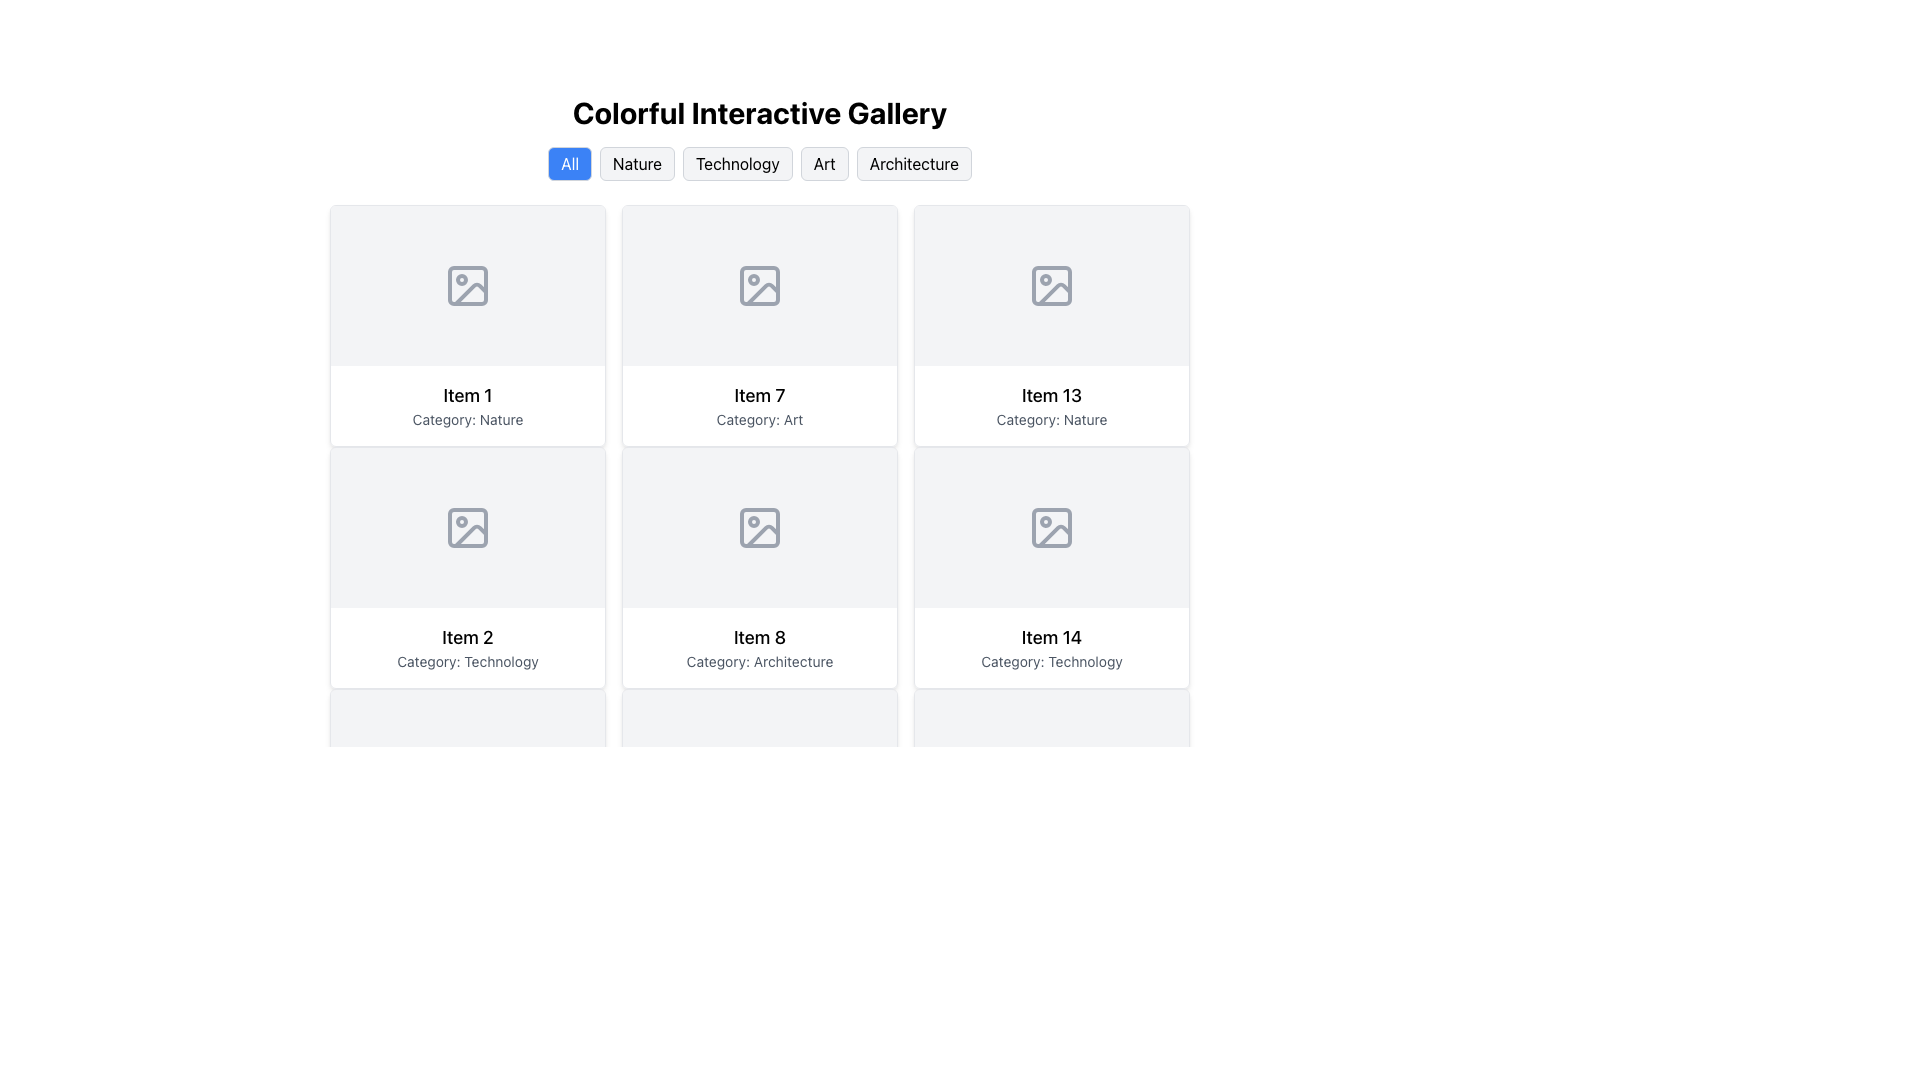  What do you see at coordinates (1050, 285) in the screenshot?
I see `placeholder for an image or icon display located in the second column of the third row, above the text label 'Item 13' and 'Category: Nature'` at bounding box center [1050, 285].